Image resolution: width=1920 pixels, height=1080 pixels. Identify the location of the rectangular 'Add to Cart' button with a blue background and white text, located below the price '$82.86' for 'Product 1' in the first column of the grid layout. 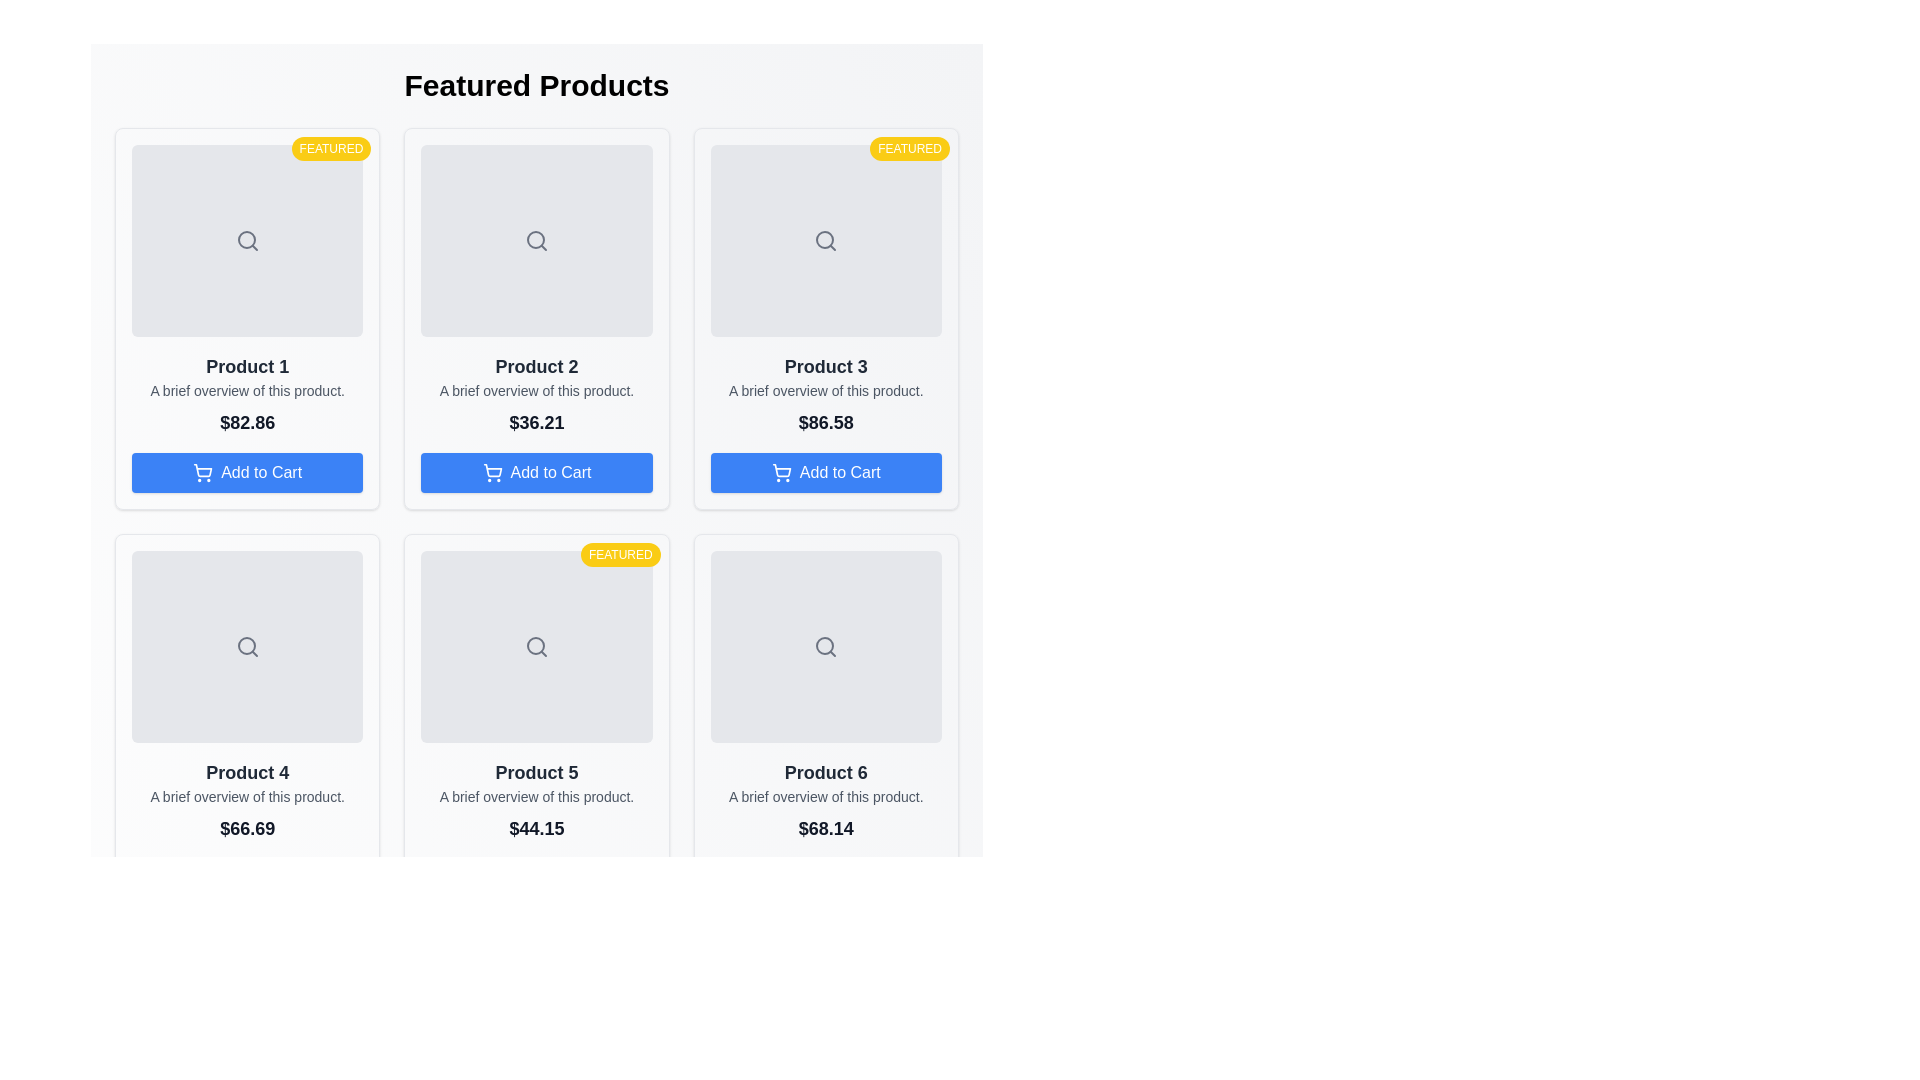
(246, 473).